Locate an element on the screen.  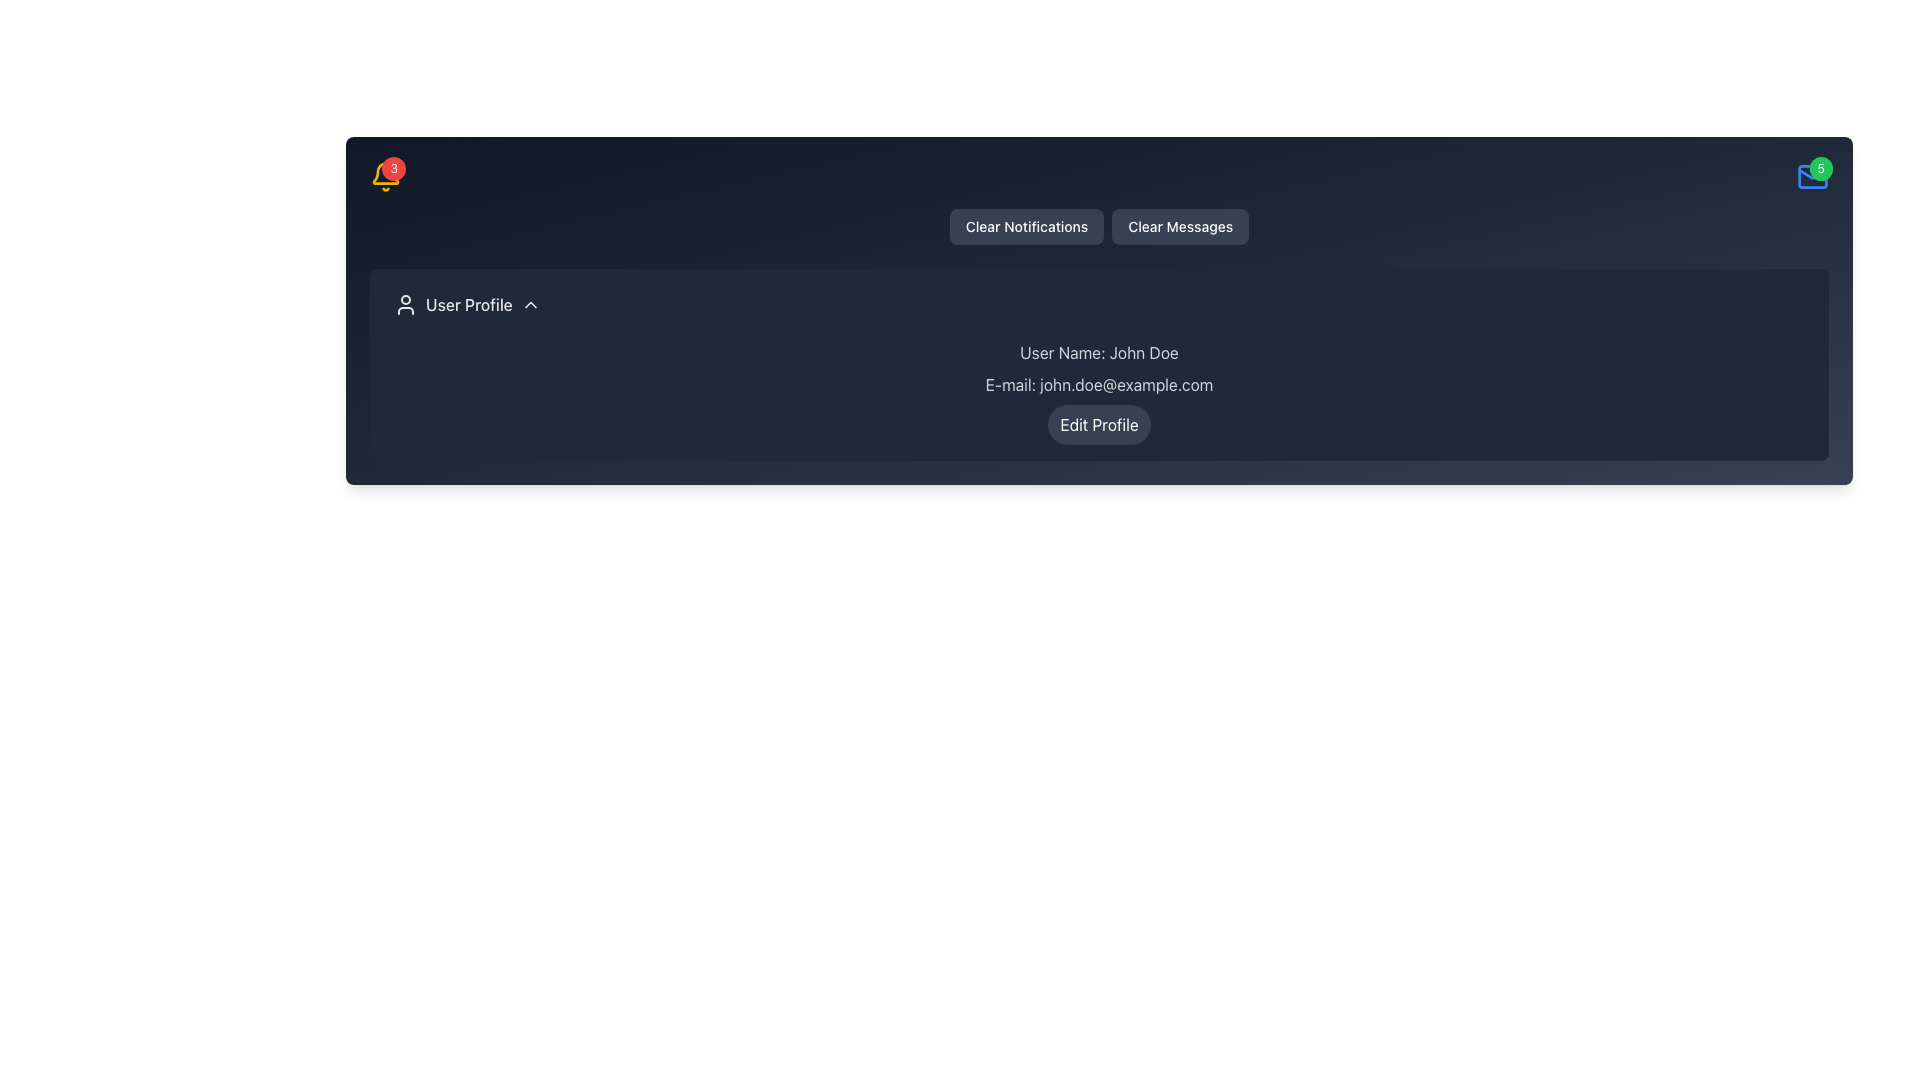
the decorative rectangular SVG graphical component located within the top-right corner of the interface, specifically inside the blue mailbox icon with a green badge is located at coordinates (1813, 176).